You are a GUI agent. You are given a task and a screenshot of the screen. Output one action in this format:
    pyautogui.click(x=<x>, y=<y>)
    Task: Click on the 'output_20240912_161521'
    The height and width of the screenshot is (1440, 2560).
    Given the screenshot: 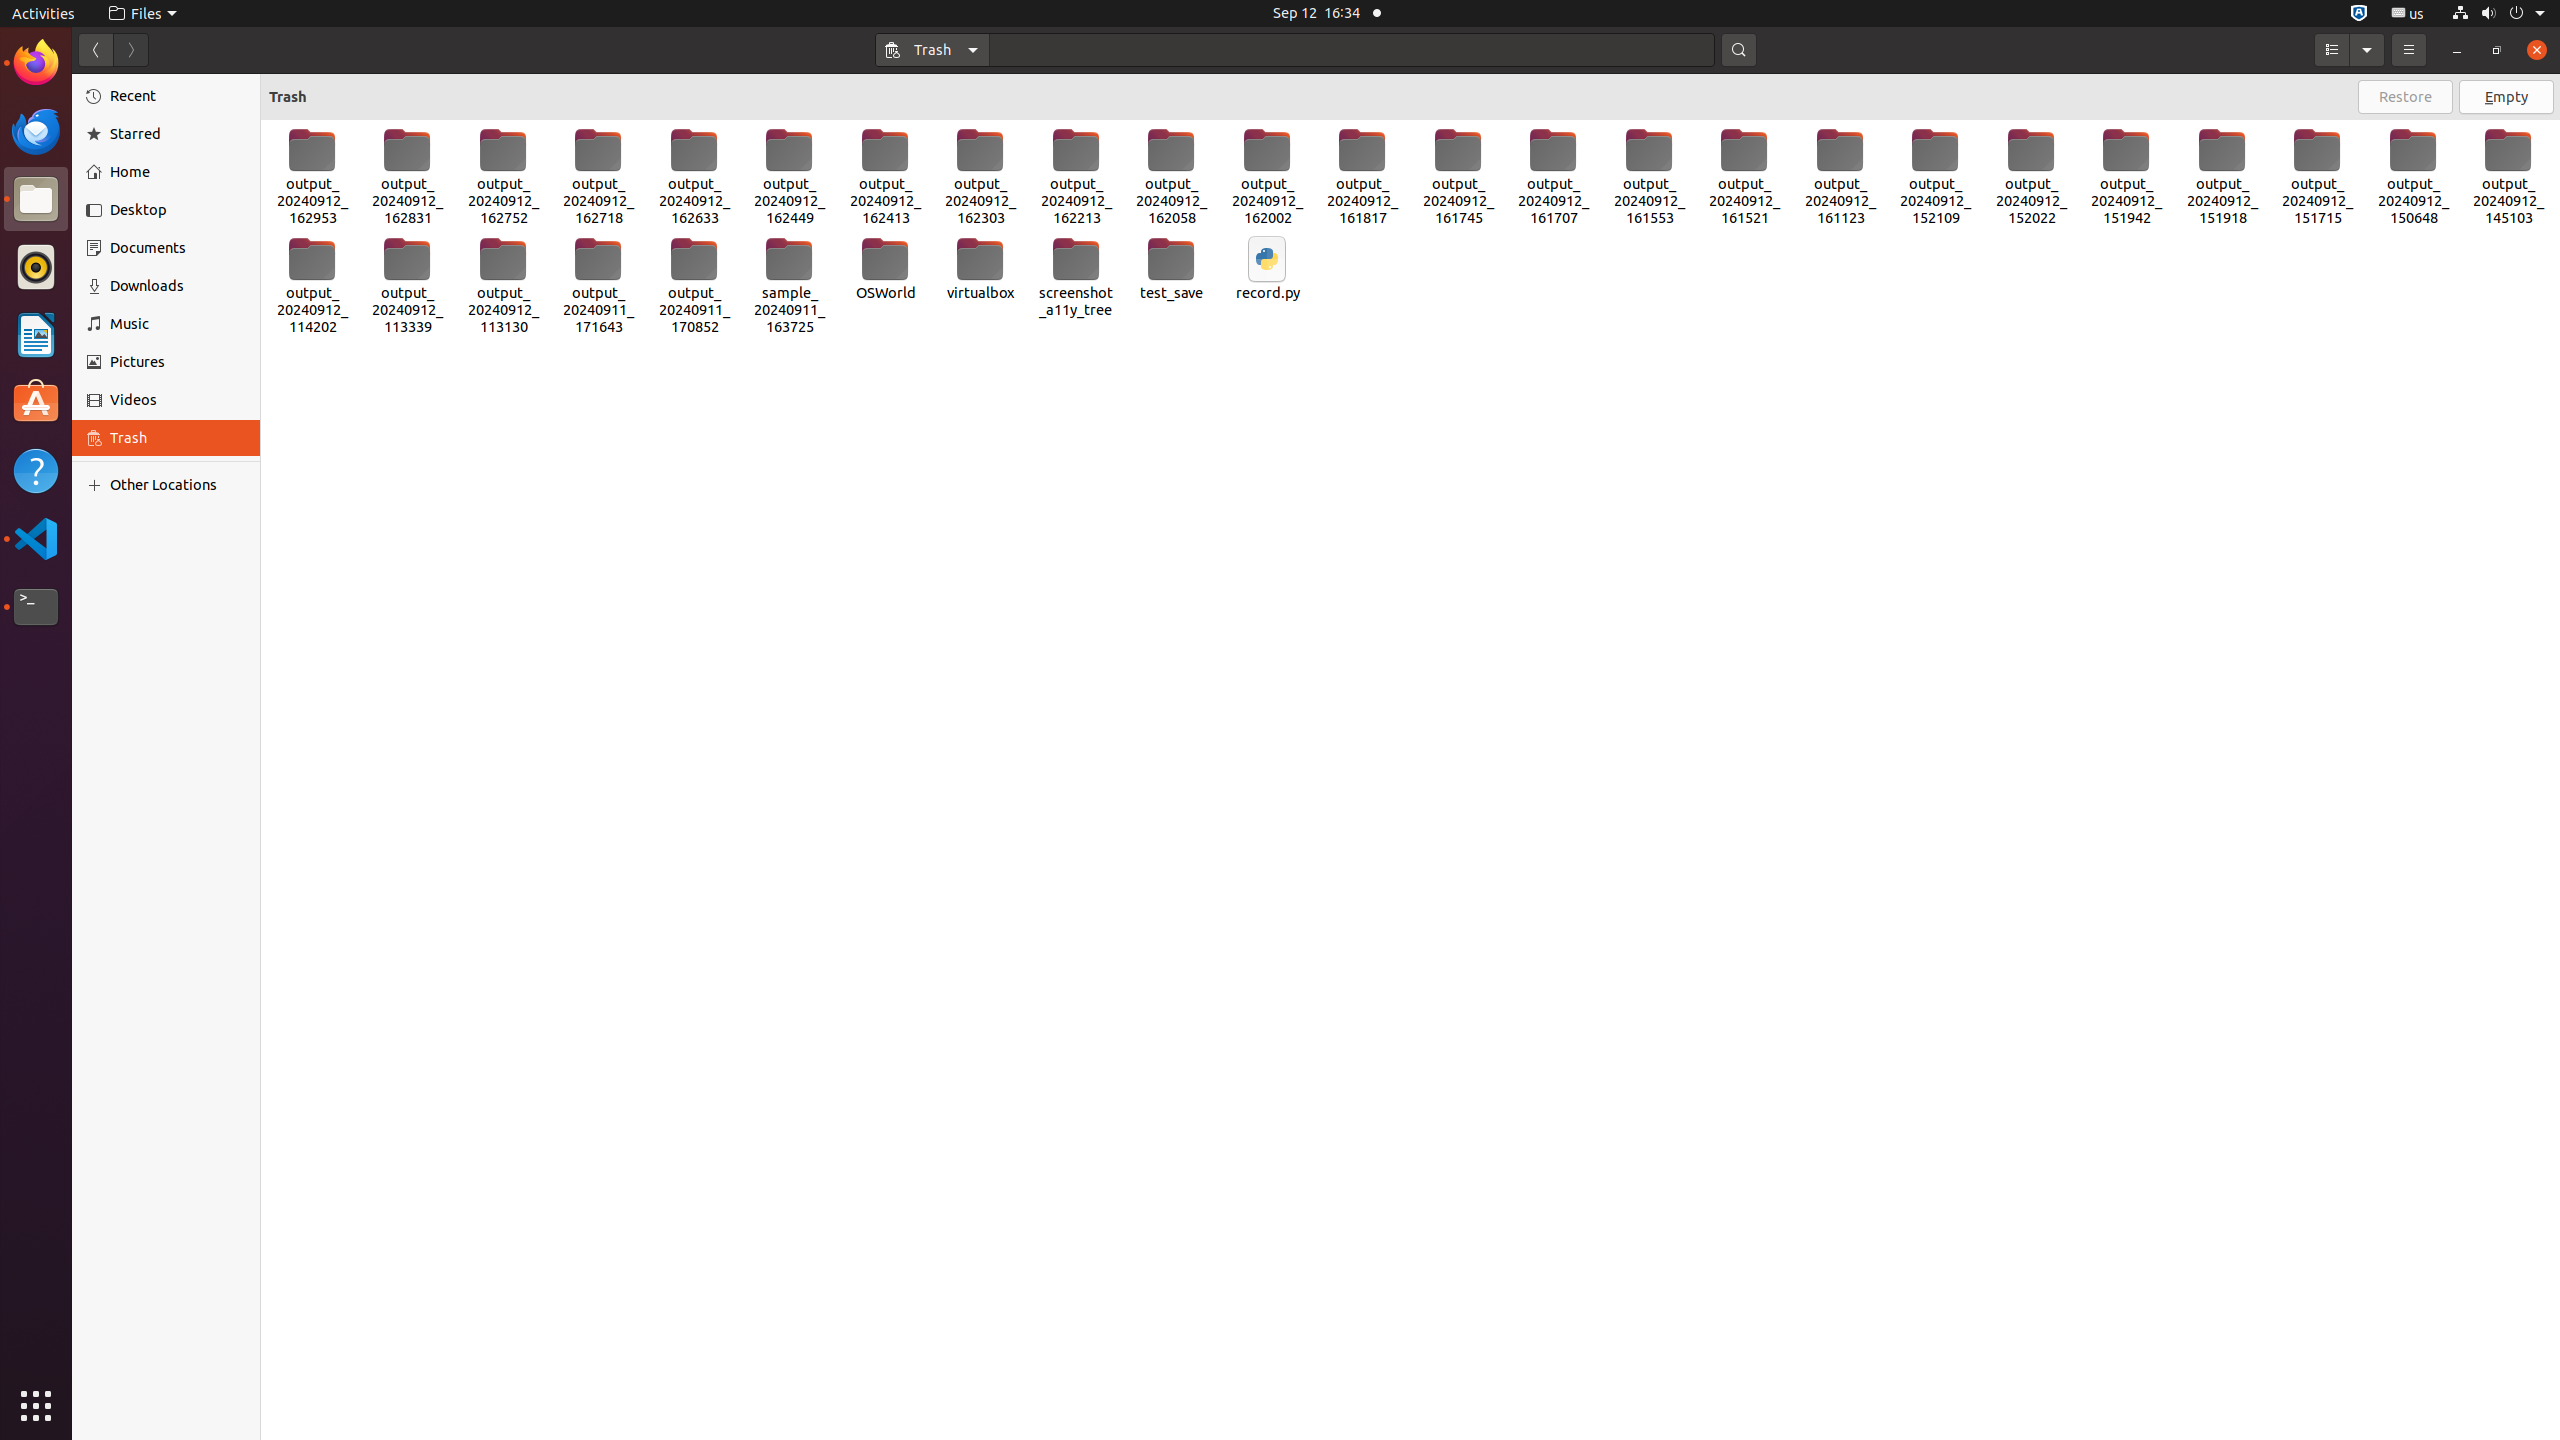 What is the action you would take?
    pyautogui.click(x=1744, y=176)
    